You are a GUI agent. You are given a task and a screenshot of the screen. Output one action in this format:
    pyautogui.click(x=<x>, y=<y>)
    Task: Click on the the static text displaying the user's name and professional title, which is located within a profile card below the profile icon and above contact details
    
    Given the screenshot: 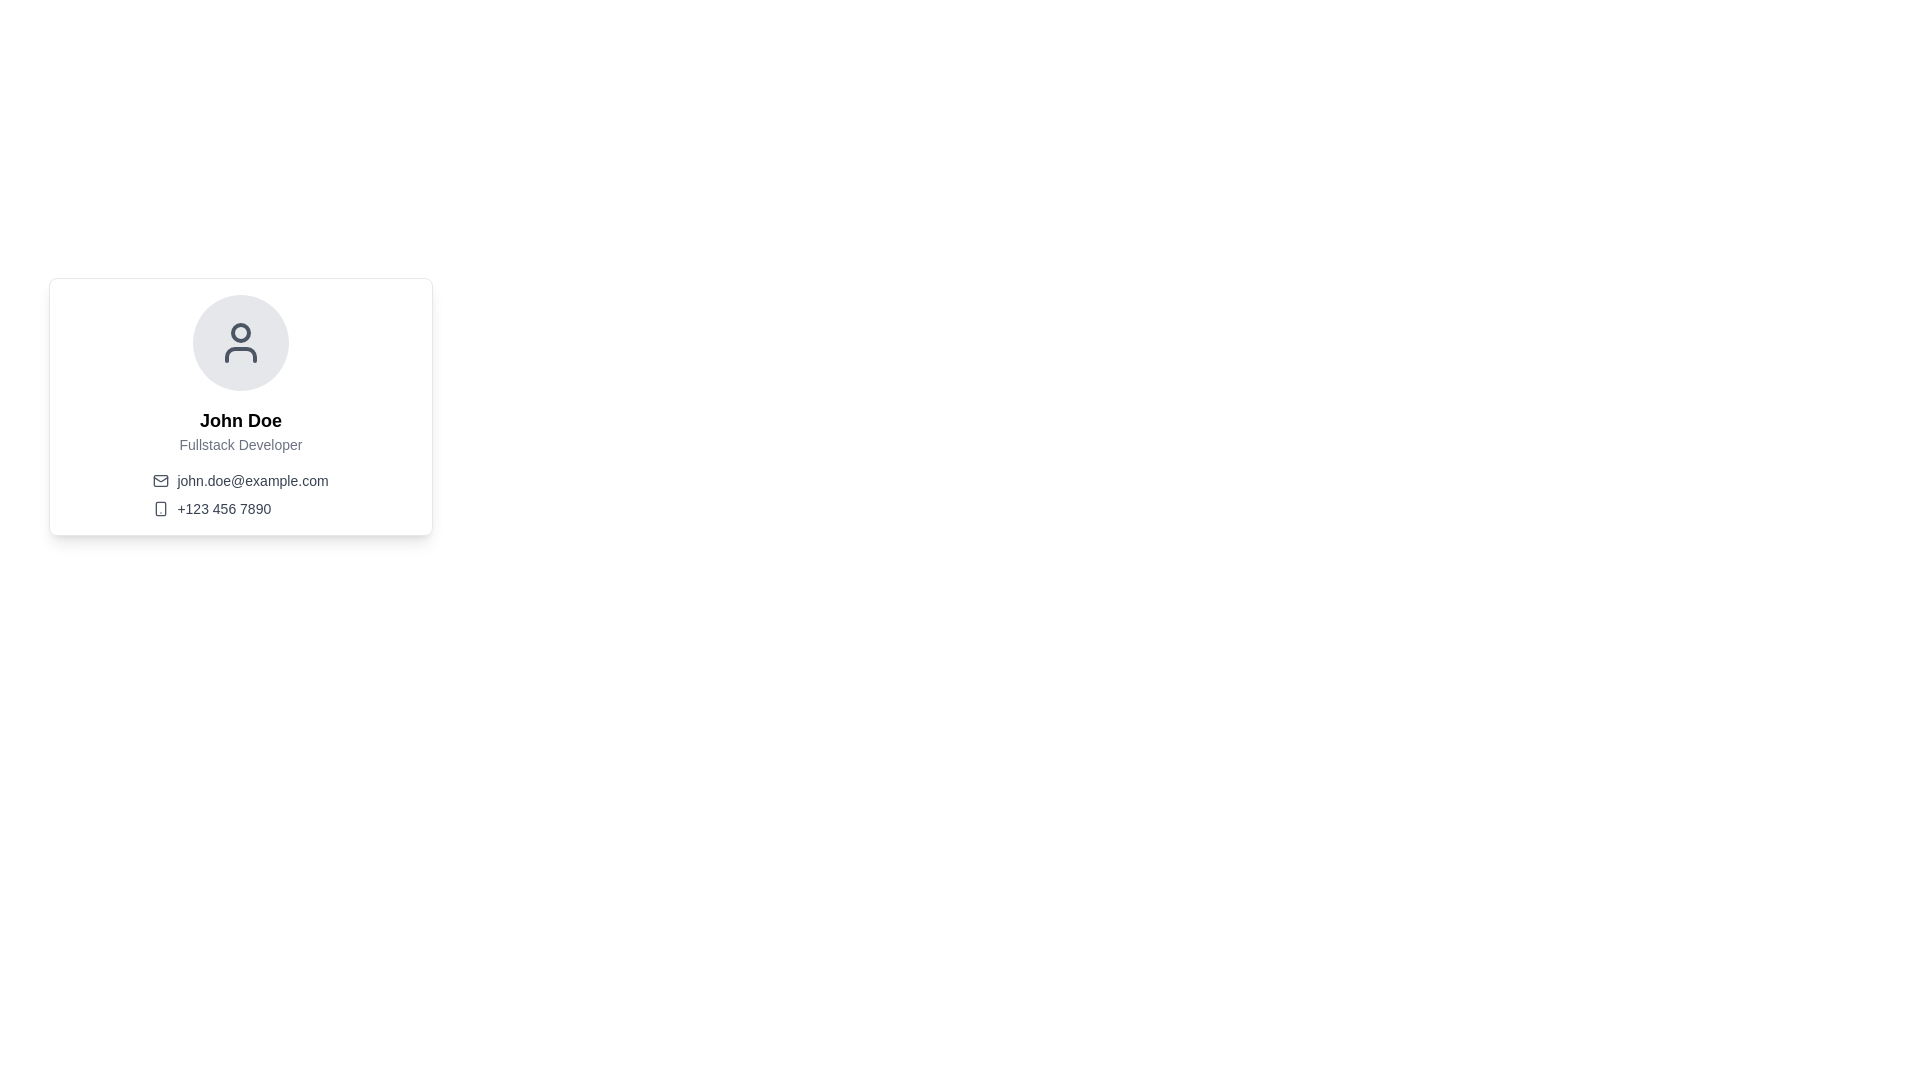 What is the action you would take?
    pyautogui.click(x=240, y=430)
    